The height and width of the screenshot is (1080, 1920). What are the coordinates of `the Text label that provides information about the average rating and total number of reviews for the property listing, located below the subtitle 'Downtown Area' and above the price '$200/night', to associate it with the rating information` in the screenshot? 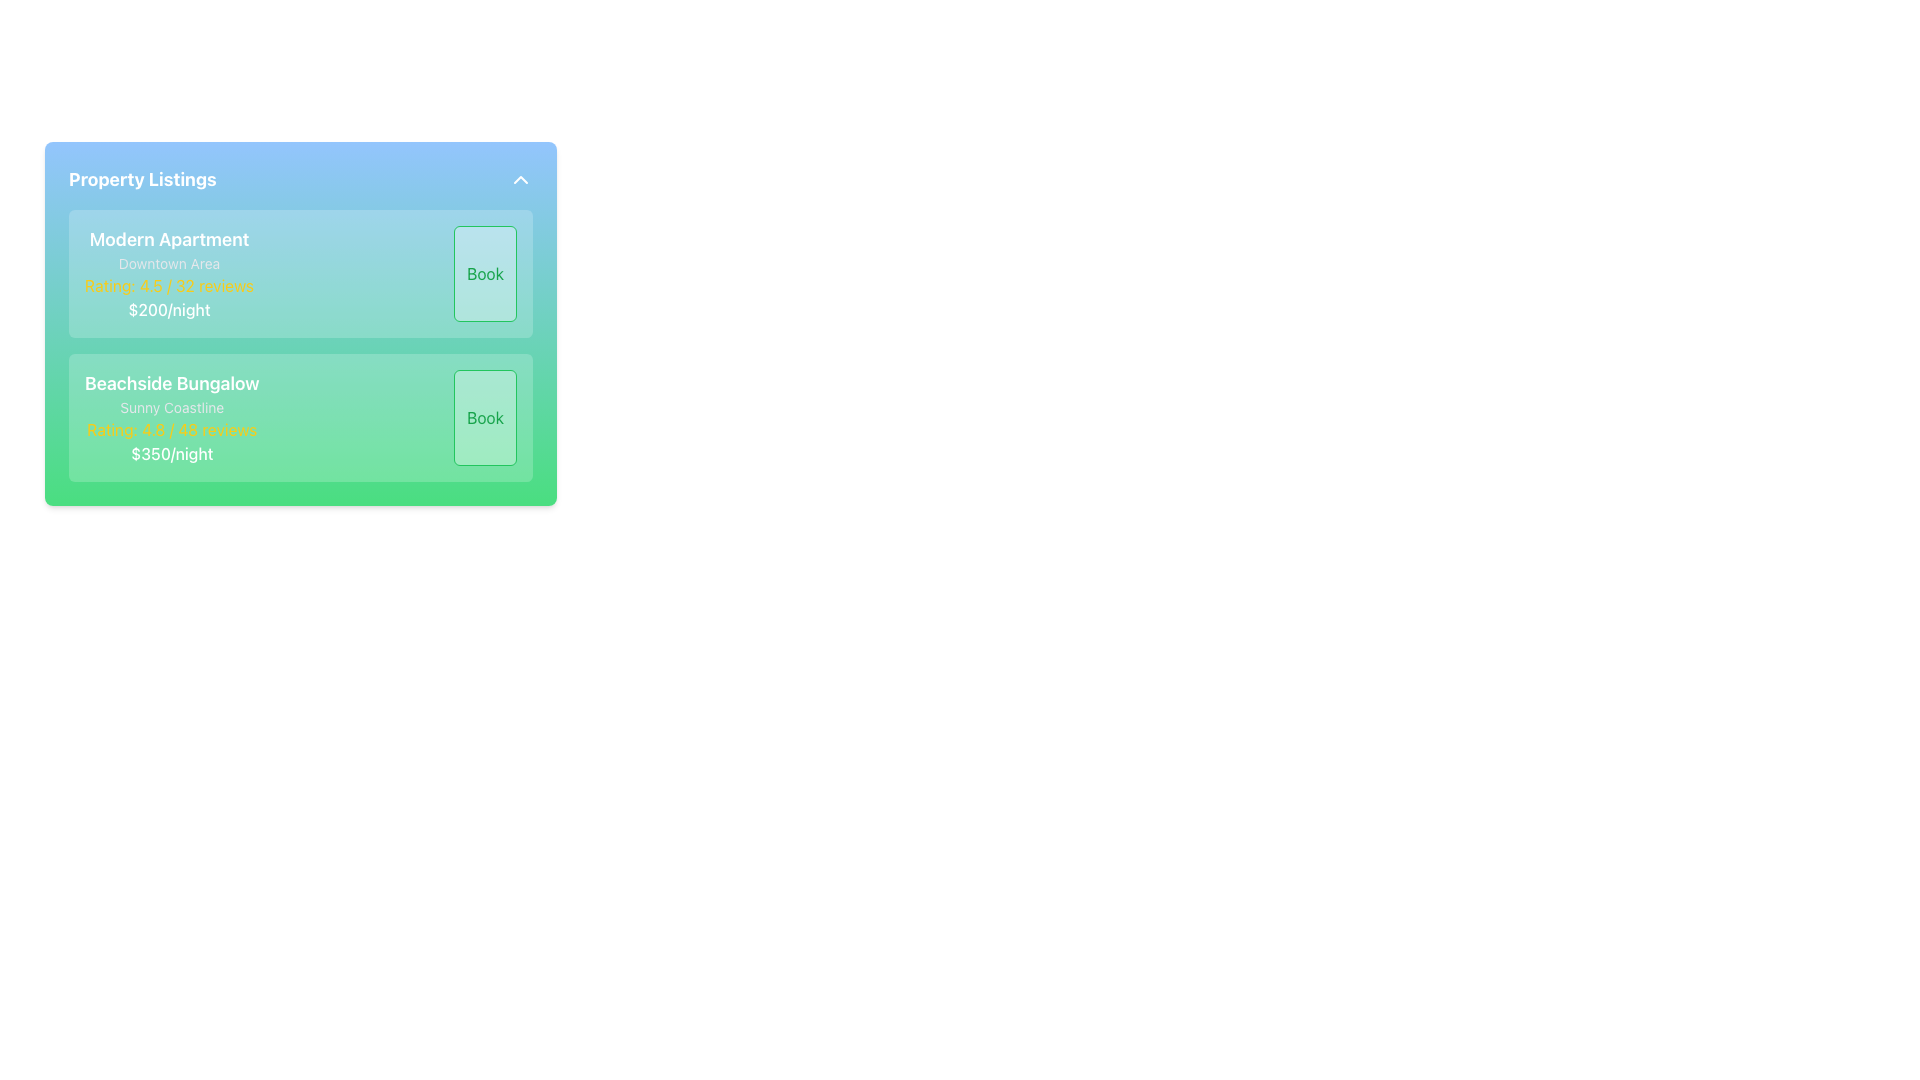 It's located at (169, 285).